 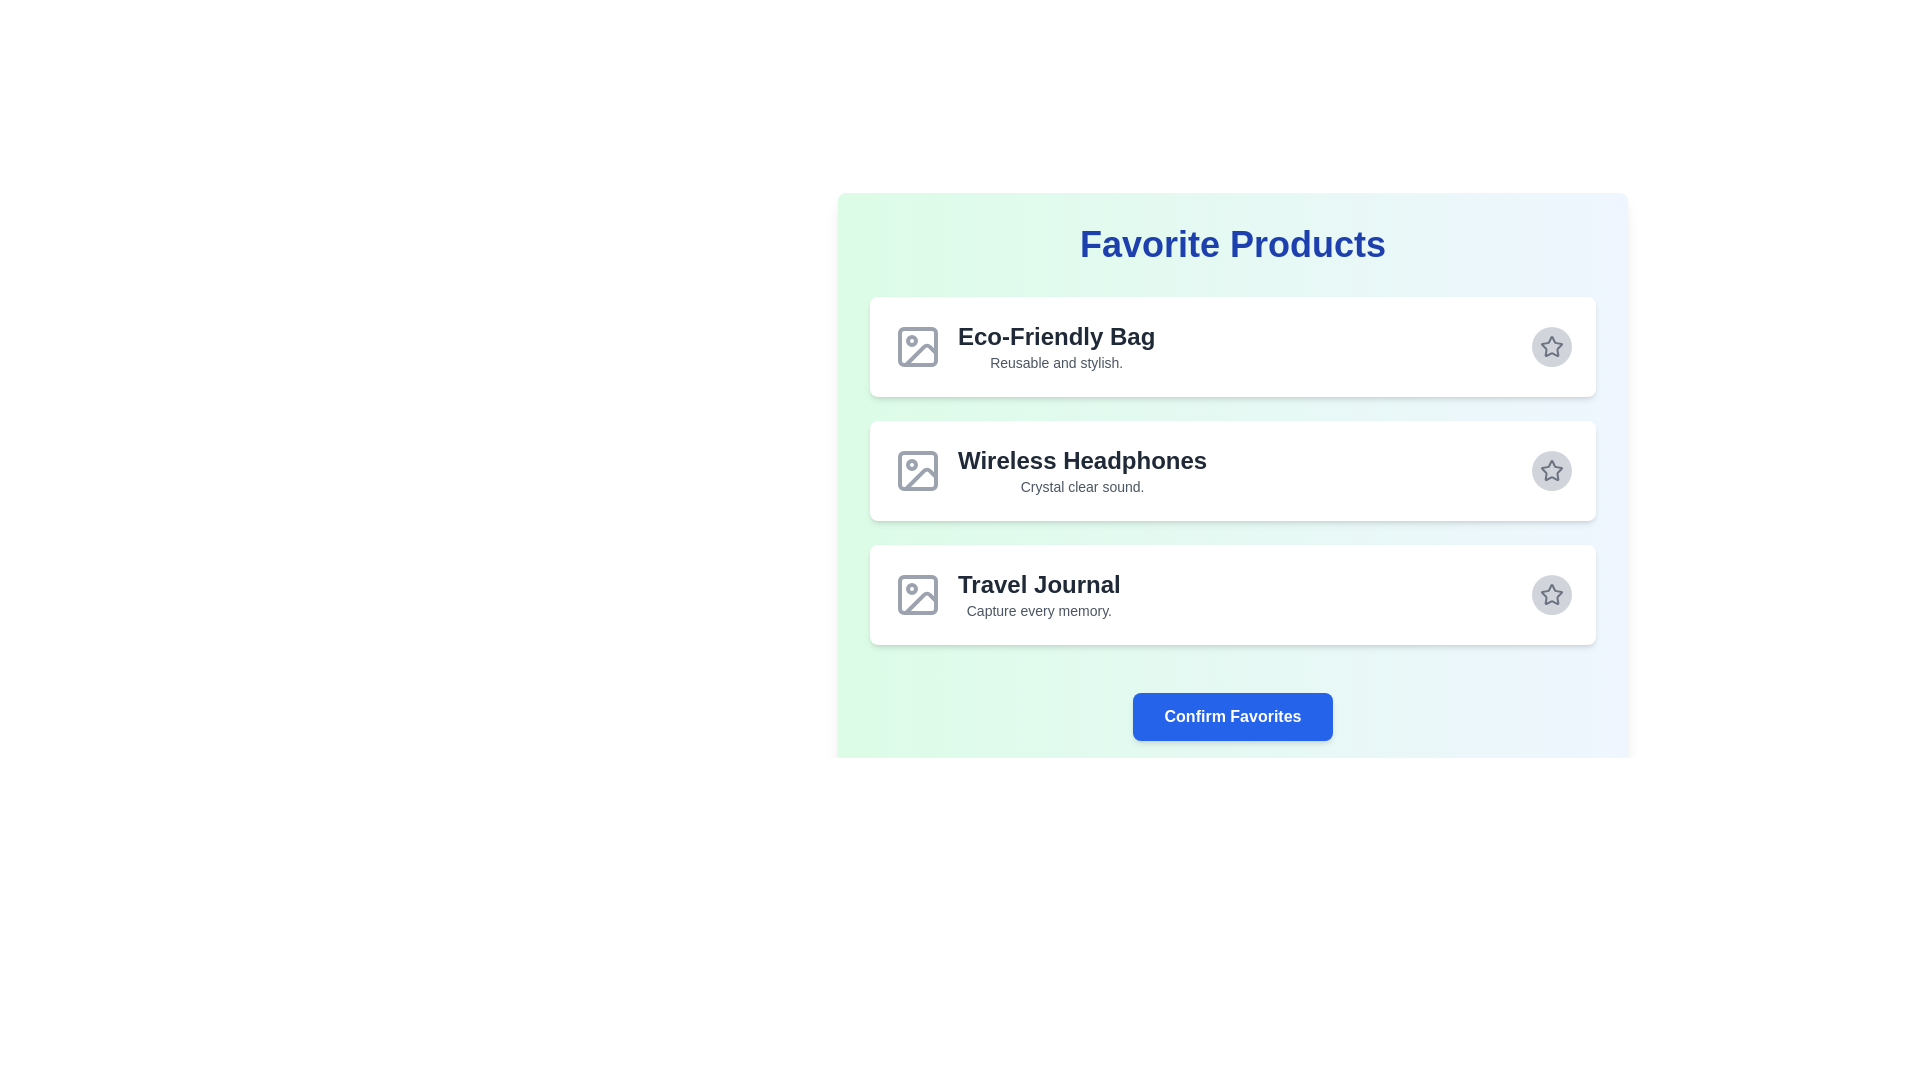 I want to click on star button for the product Travel Journal to toggle its favorite status, so click(x=1550, y=593).